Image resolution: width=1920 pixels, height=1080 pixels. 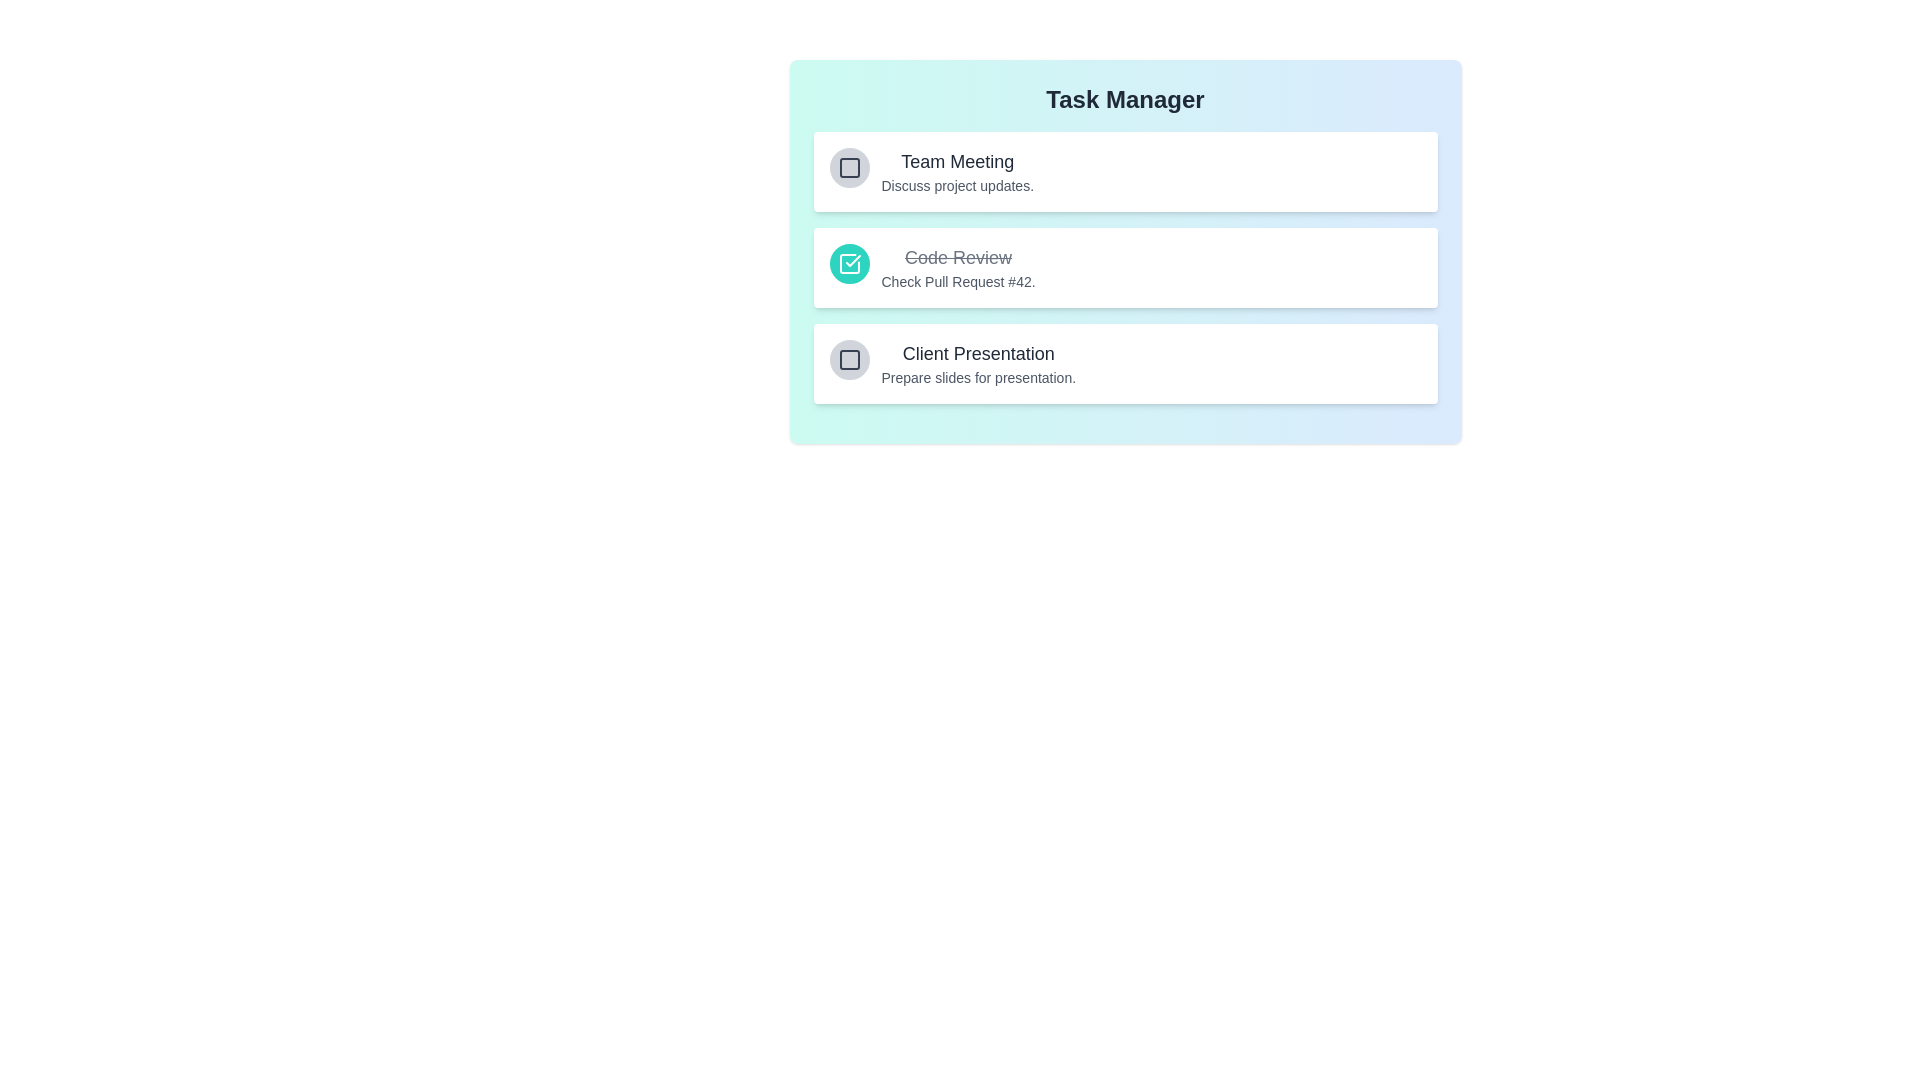 I want to click on the toggle button for the 'Team Meeting' task, so click(x=849, y=167).